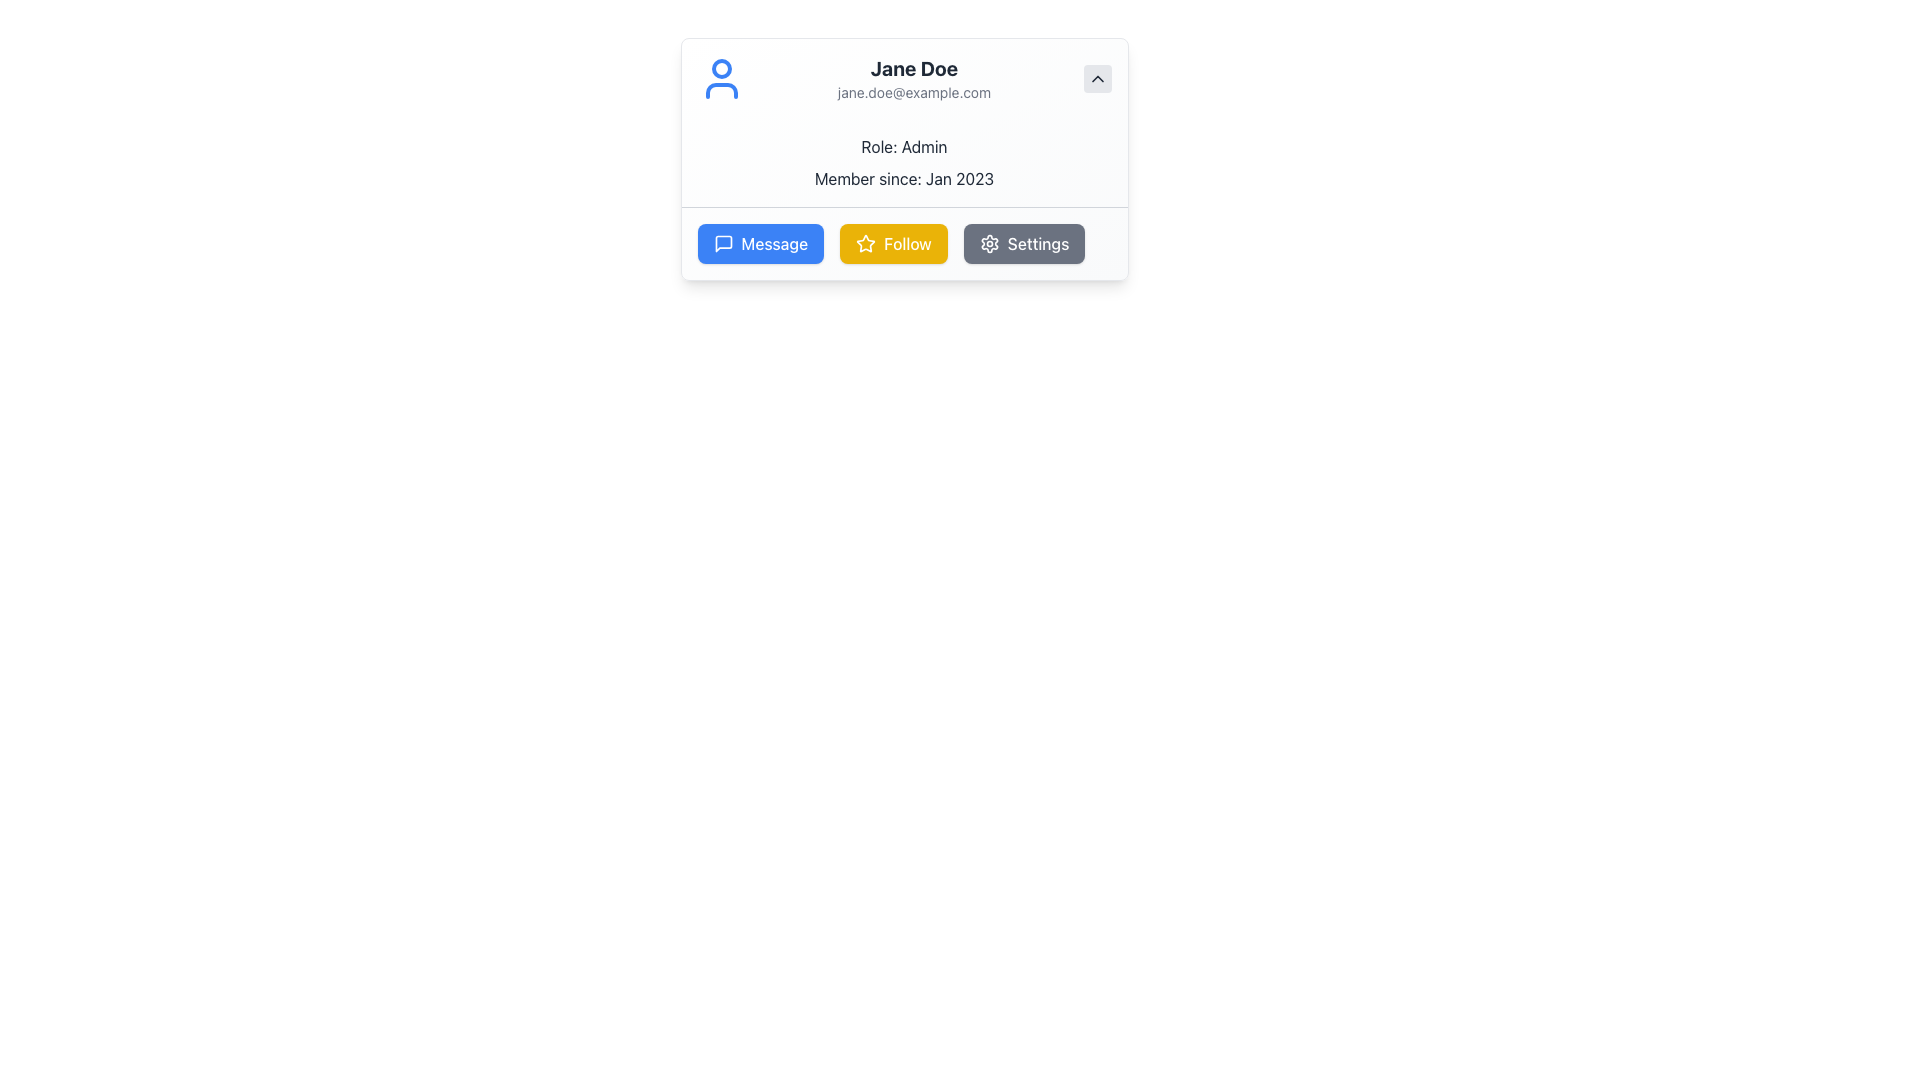 This screenshot has width=1920, height=1080. What do you see at coordinates (903, 161) in the screenshot?
I see `the text display that shows the user's role and membership date, located centrally below the user's name and email within the profile card` at bounding box center [903, 161].